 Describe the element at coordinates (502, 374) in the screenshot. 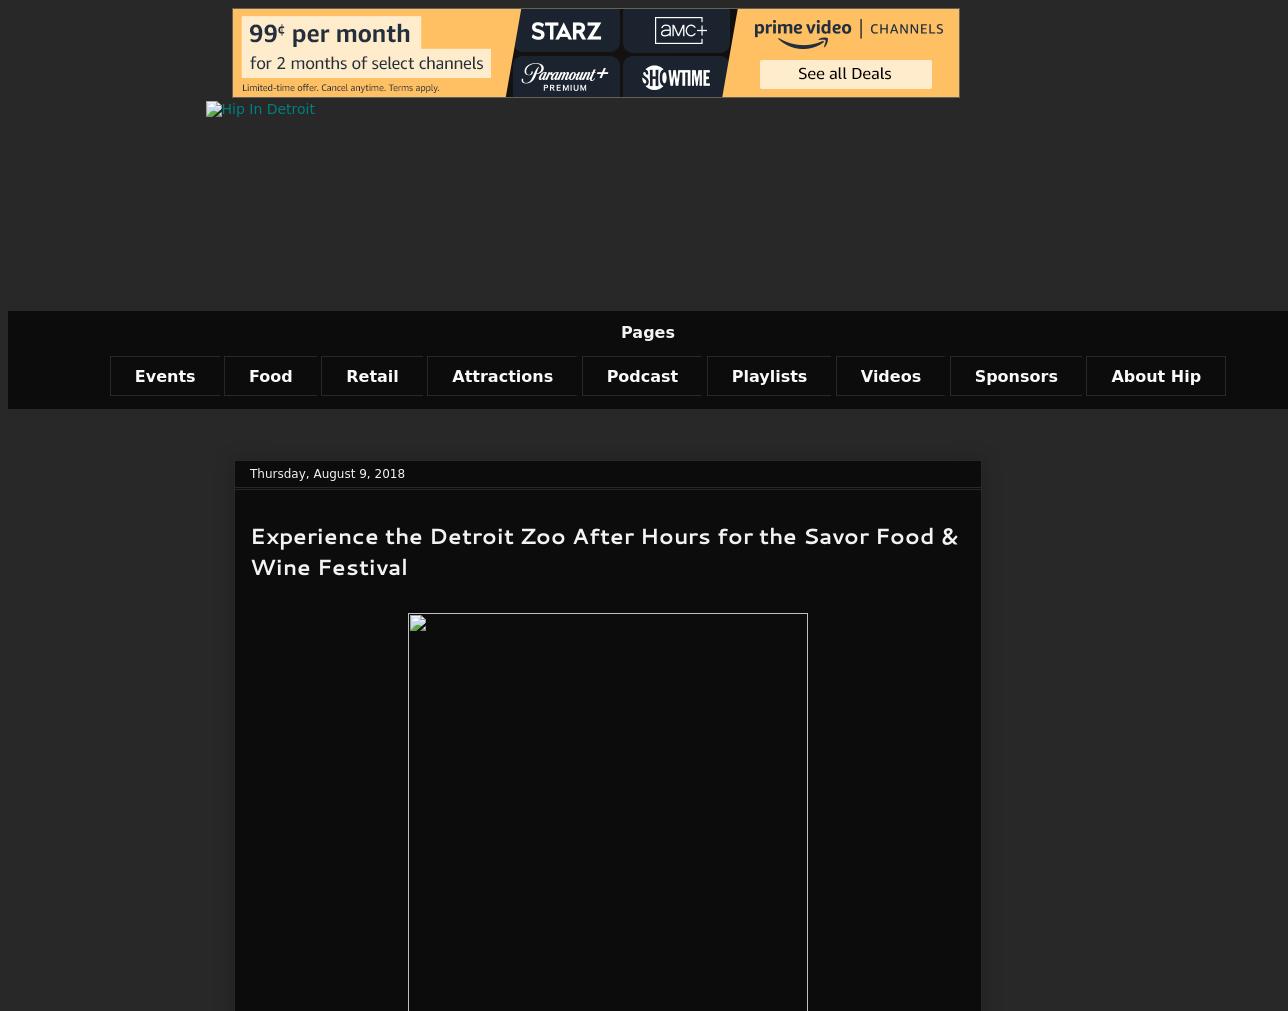

I see `'Attractions'` at that location.